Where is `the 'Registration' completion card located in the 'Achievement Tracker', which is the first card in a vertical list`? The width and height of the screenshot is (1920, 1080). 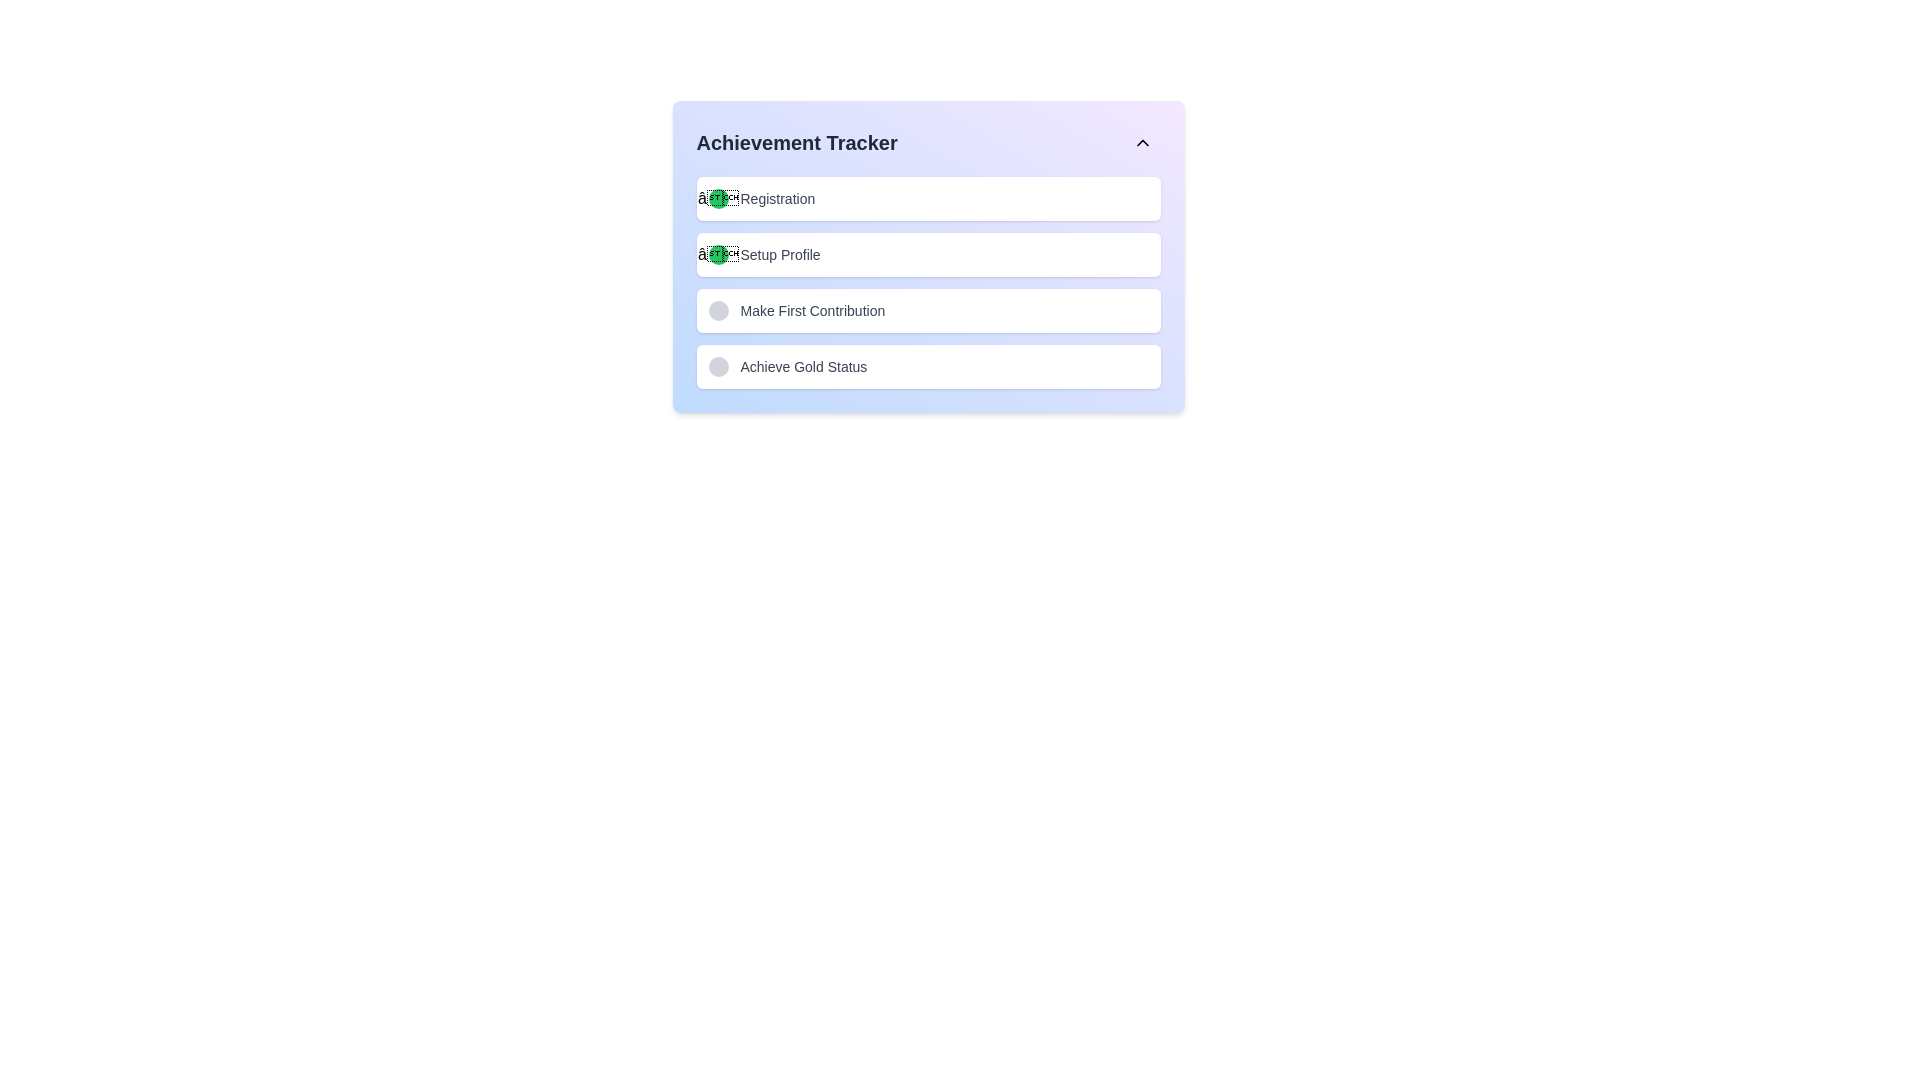
the 'Registration' completion card located in the 'Achievement Tracker', which is the first card in a vertical list is located at coordinates (927, 199).